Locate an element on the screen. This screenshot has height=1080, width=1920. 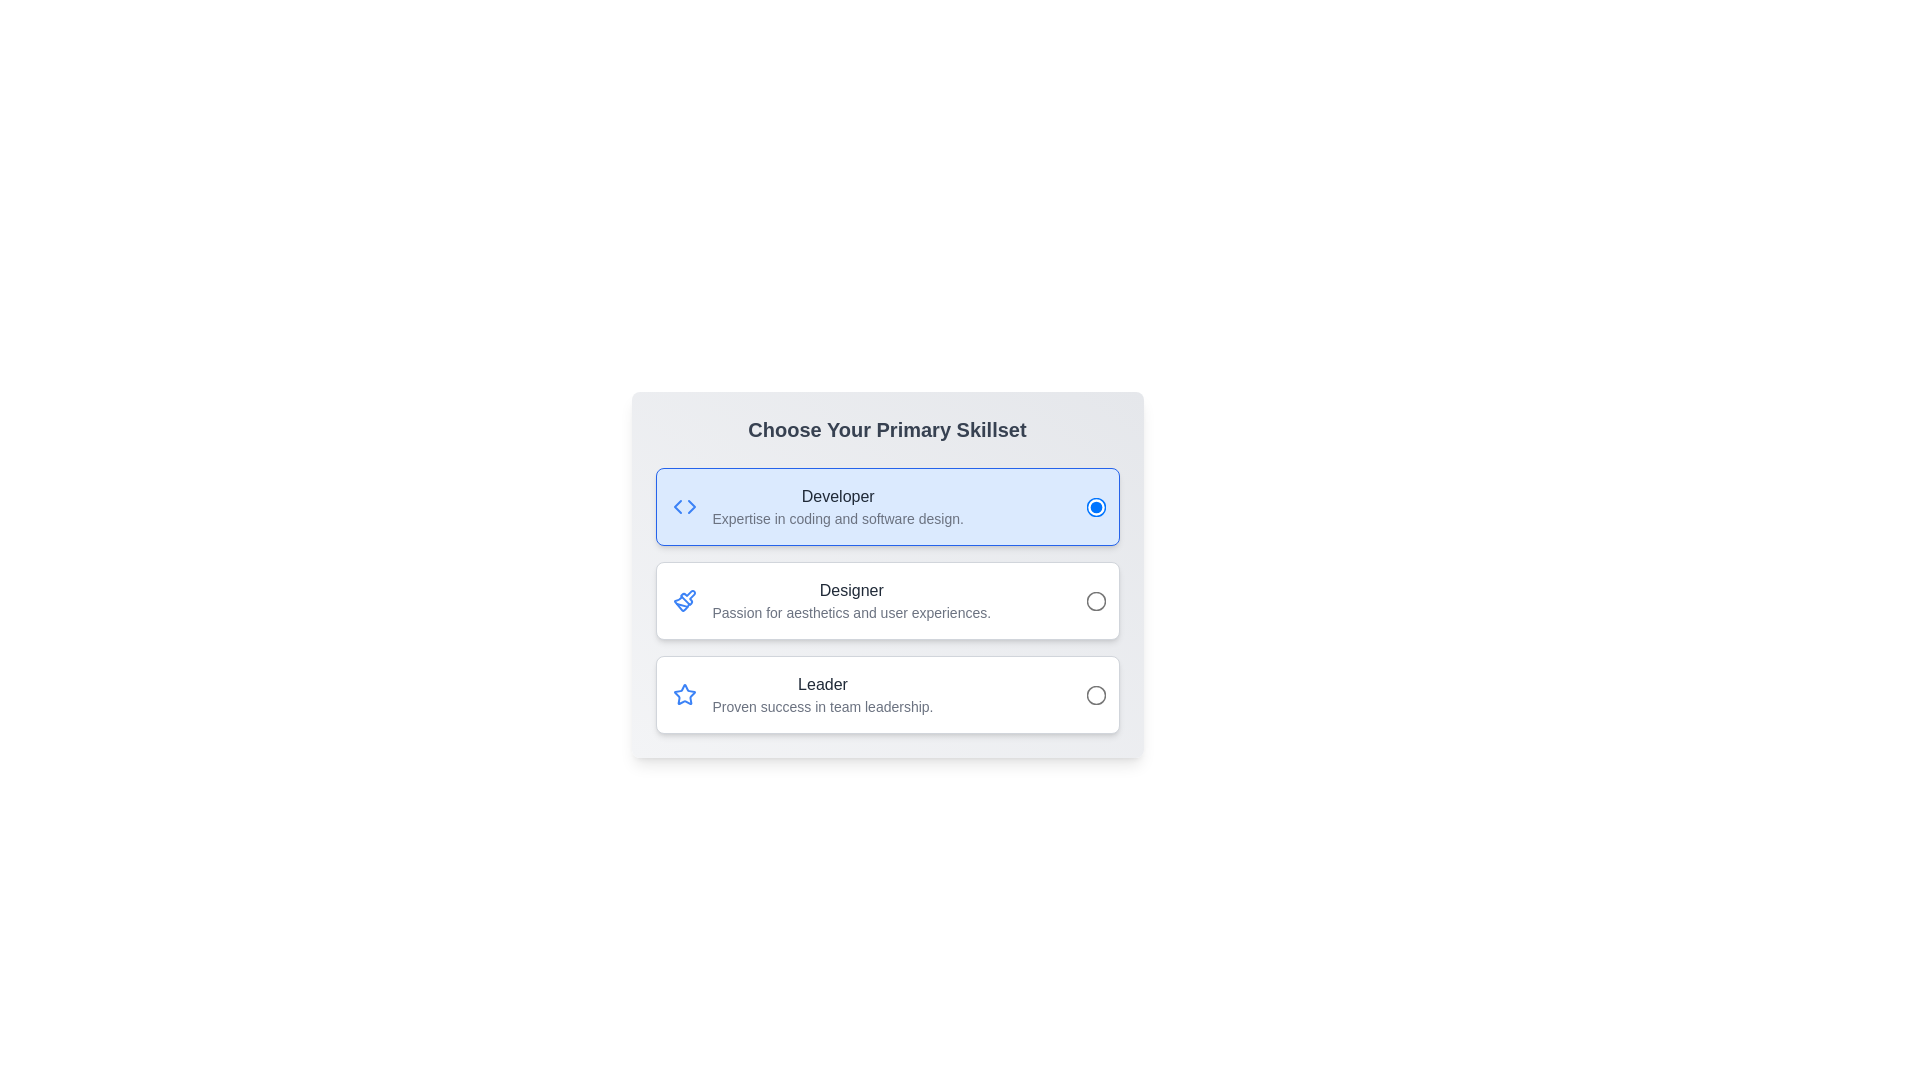
the left-pointing triangular SVG graphic element with a red fill, which is part of a modern-designed icon area is located at coordinates (677, 505).